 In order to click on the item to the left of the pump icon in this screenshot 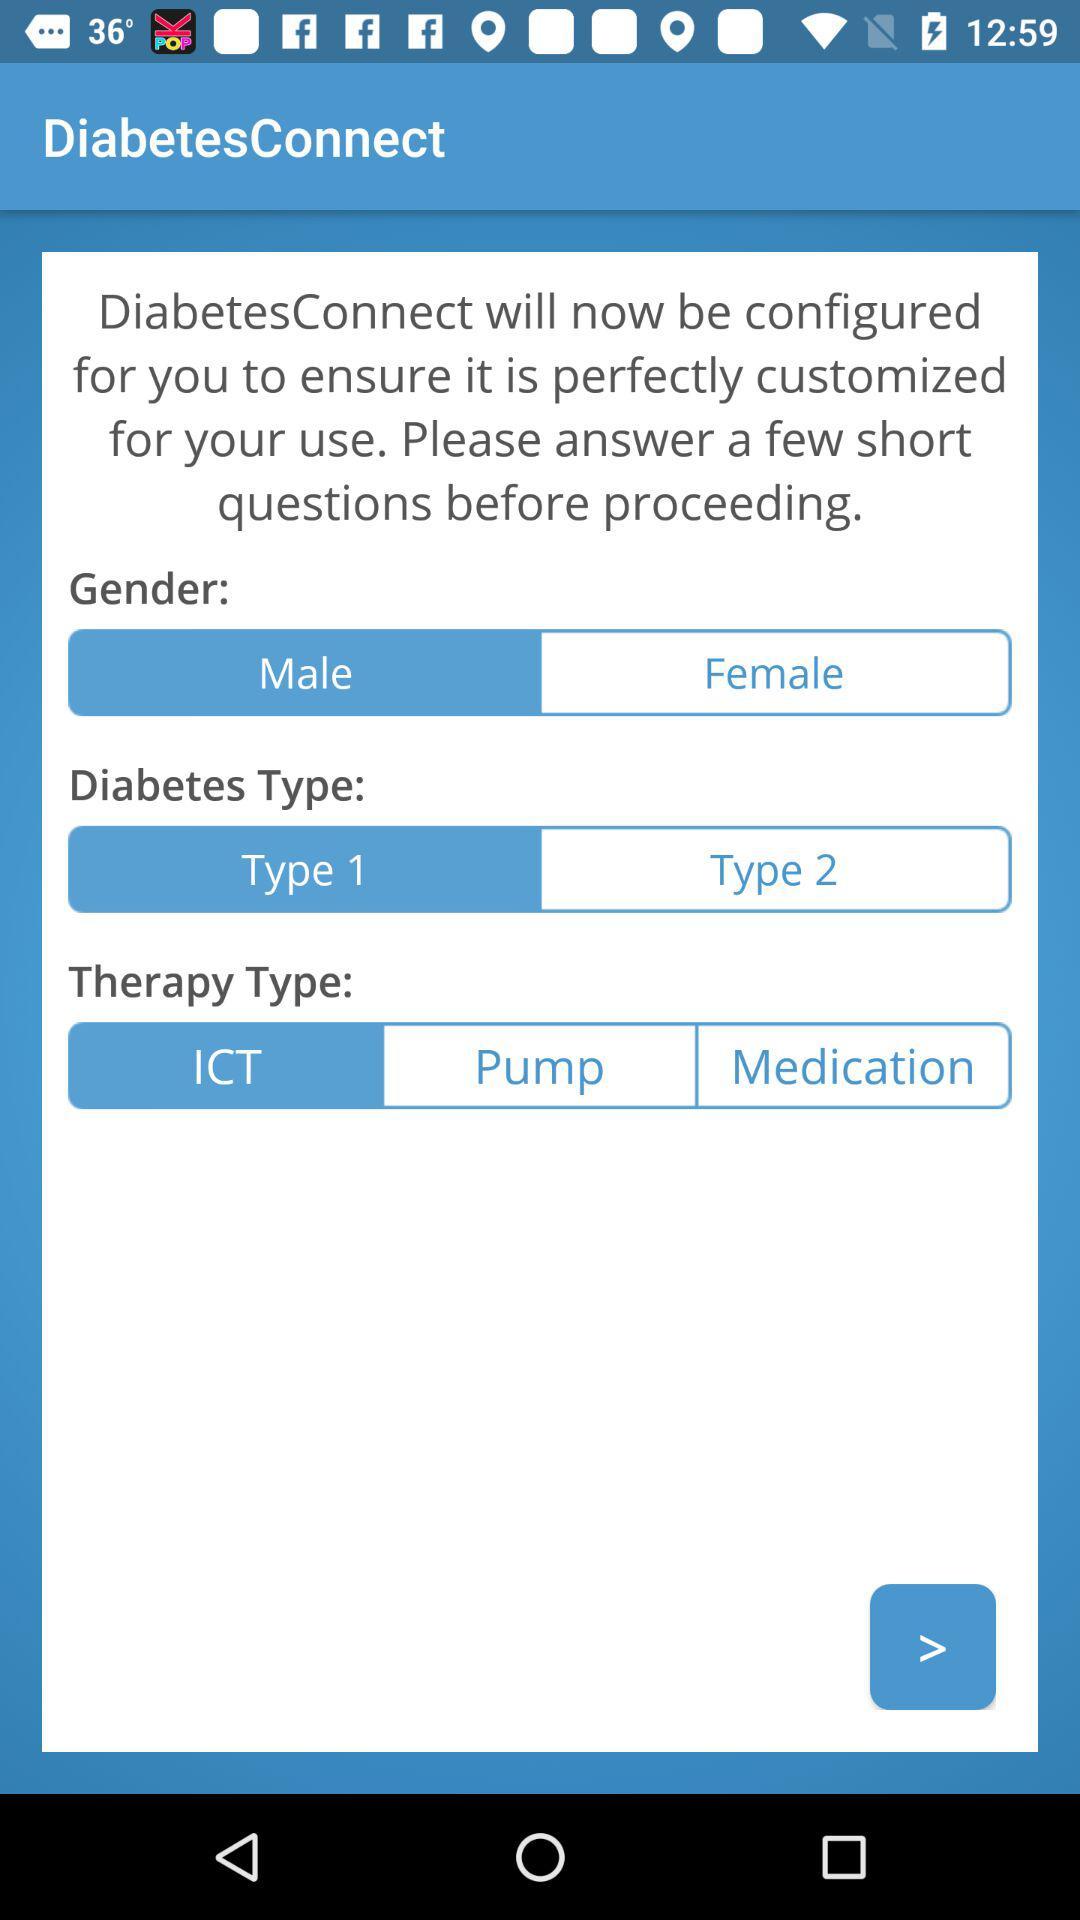, I will do `click(225, 1064)`.